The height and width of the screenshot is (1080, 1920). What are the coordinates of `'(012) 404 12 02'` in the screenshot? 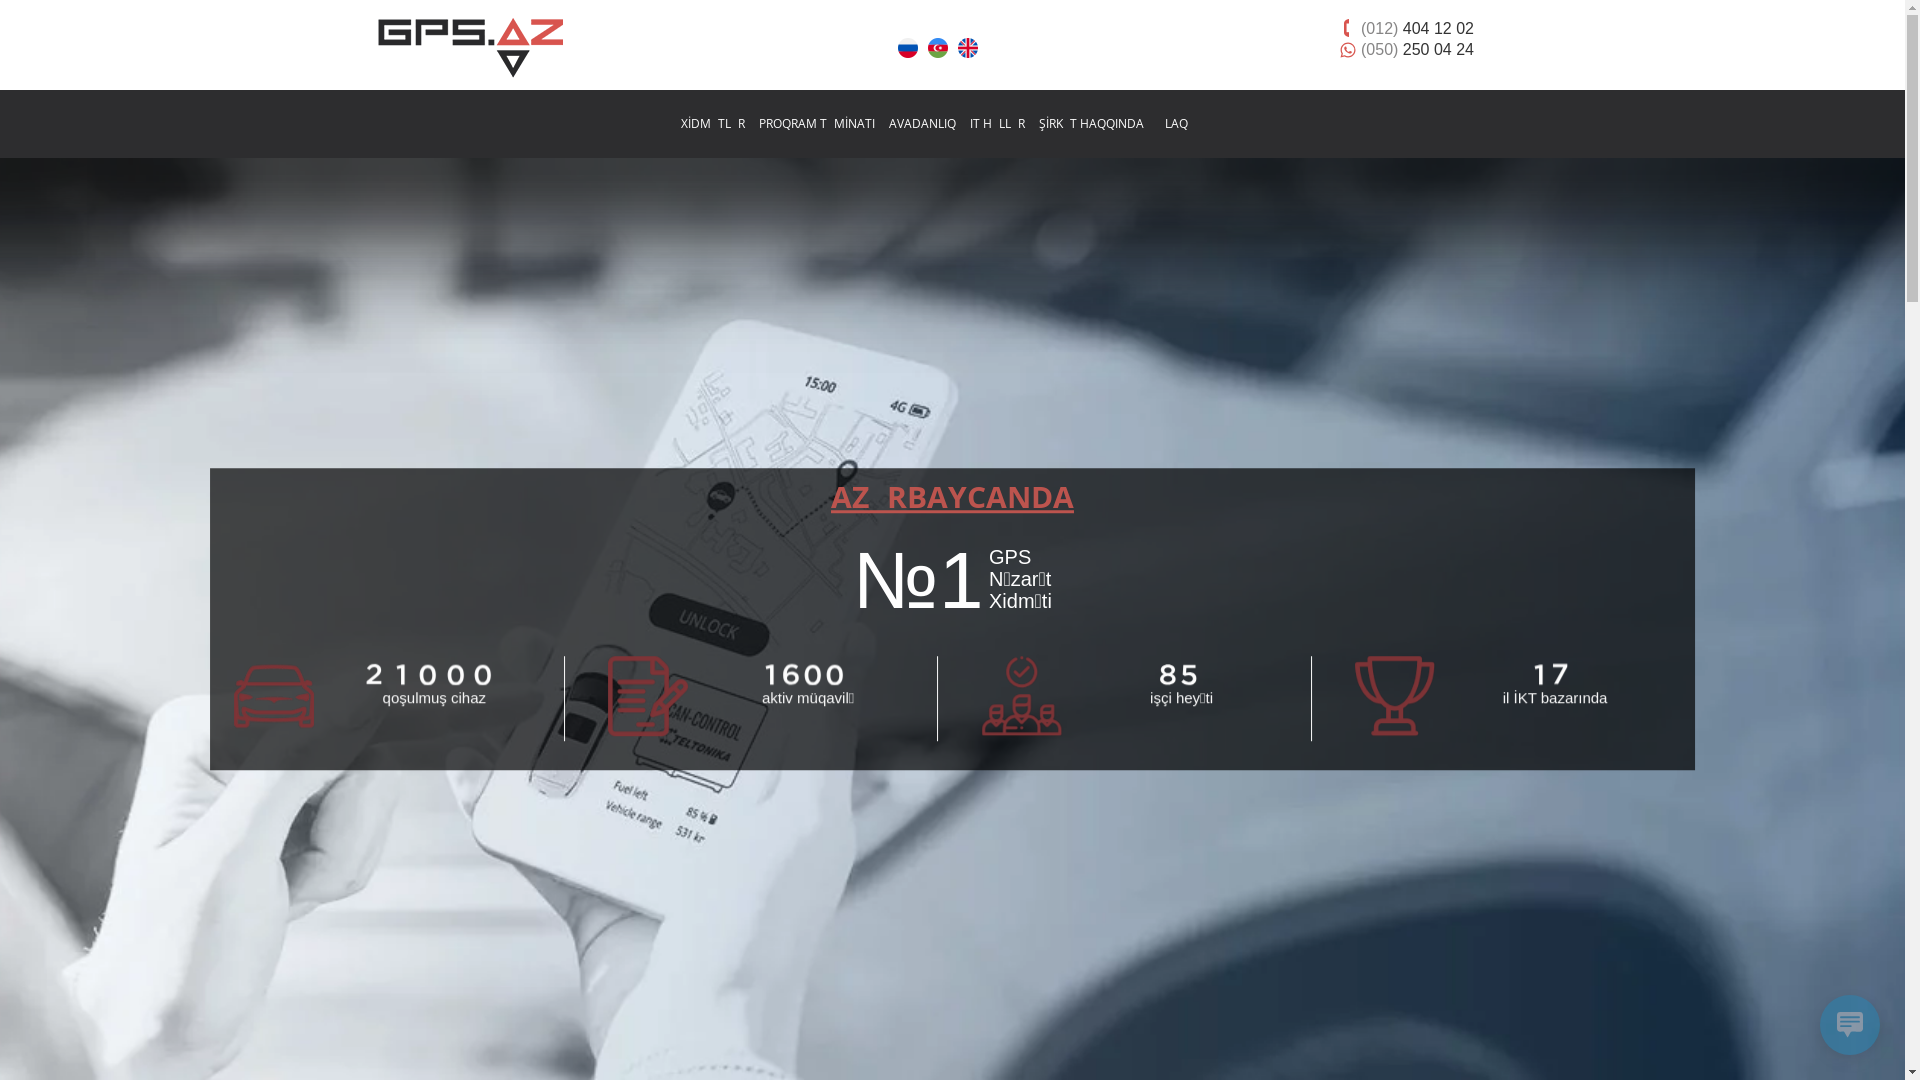 It's located at (1416, 28).